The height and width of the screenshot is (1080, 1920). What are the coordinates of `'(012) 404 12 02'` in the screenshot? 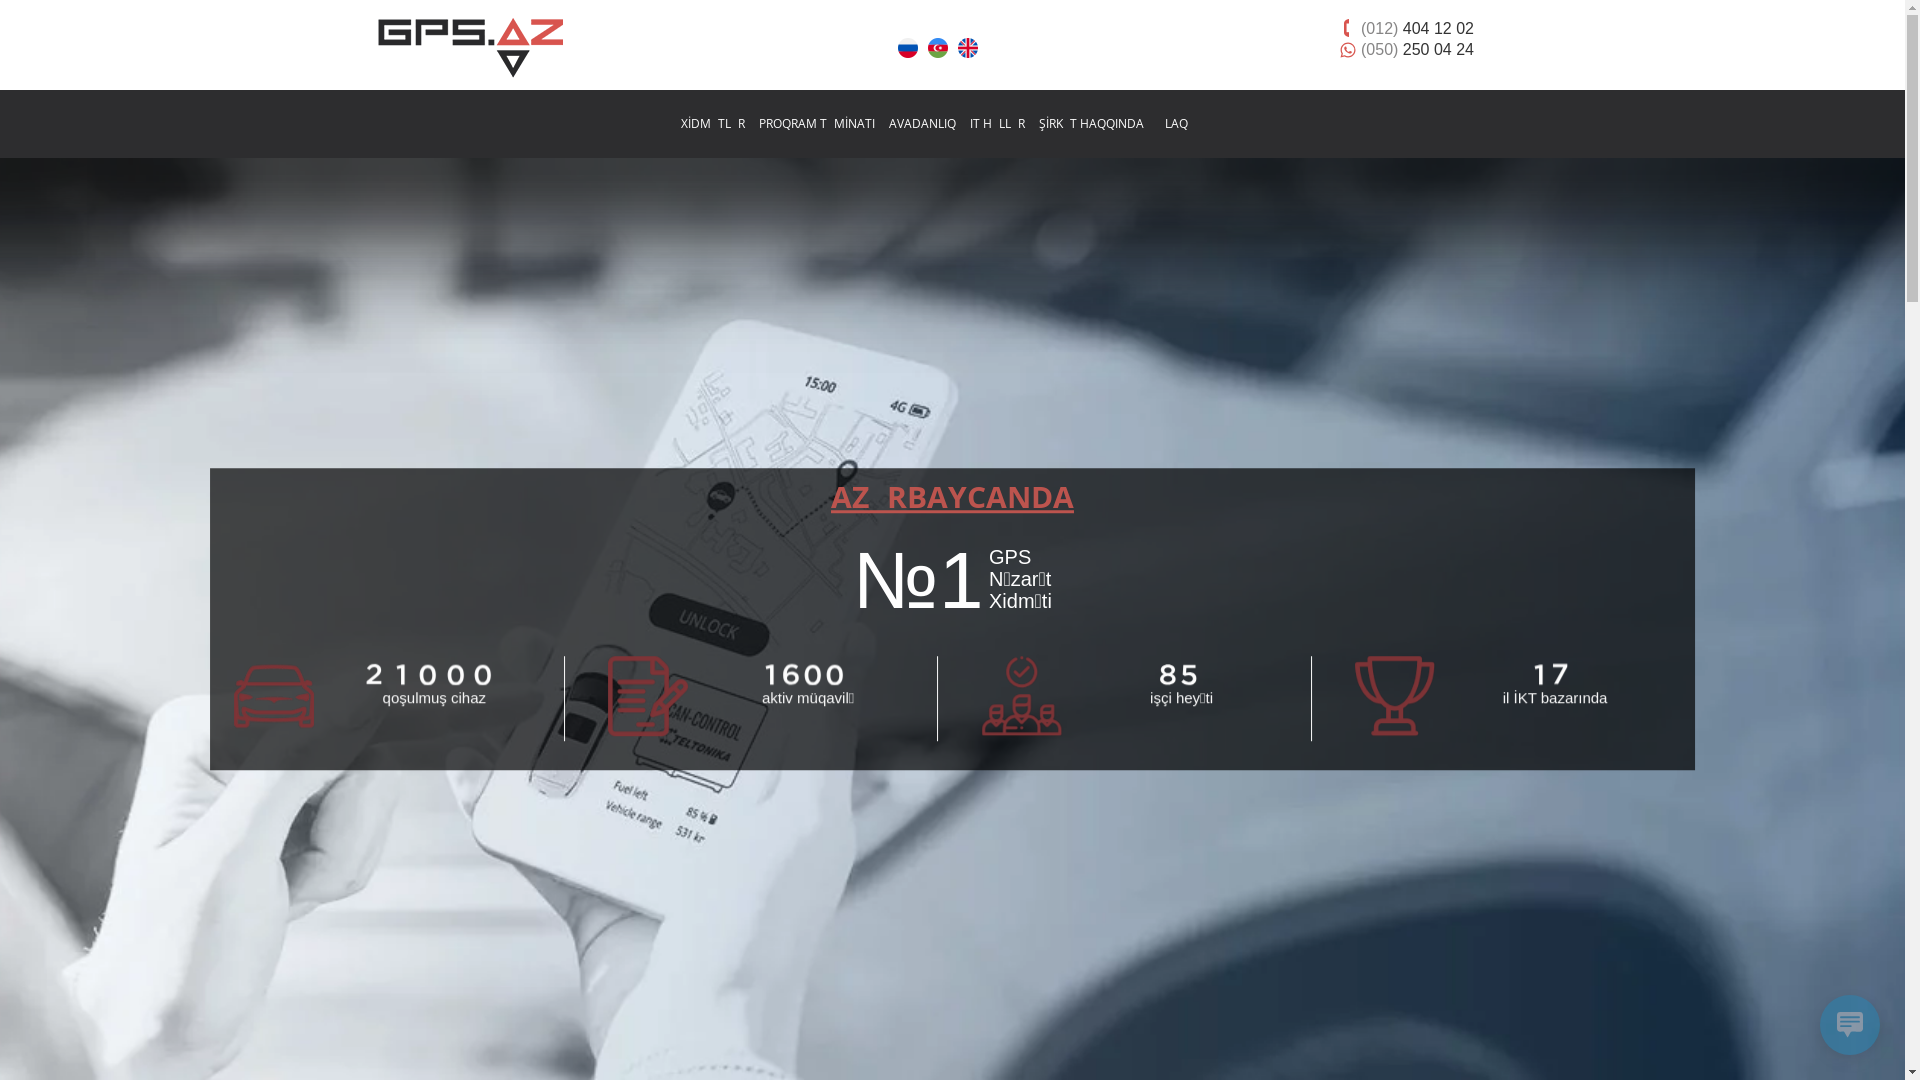 It's located at (1416, 28).